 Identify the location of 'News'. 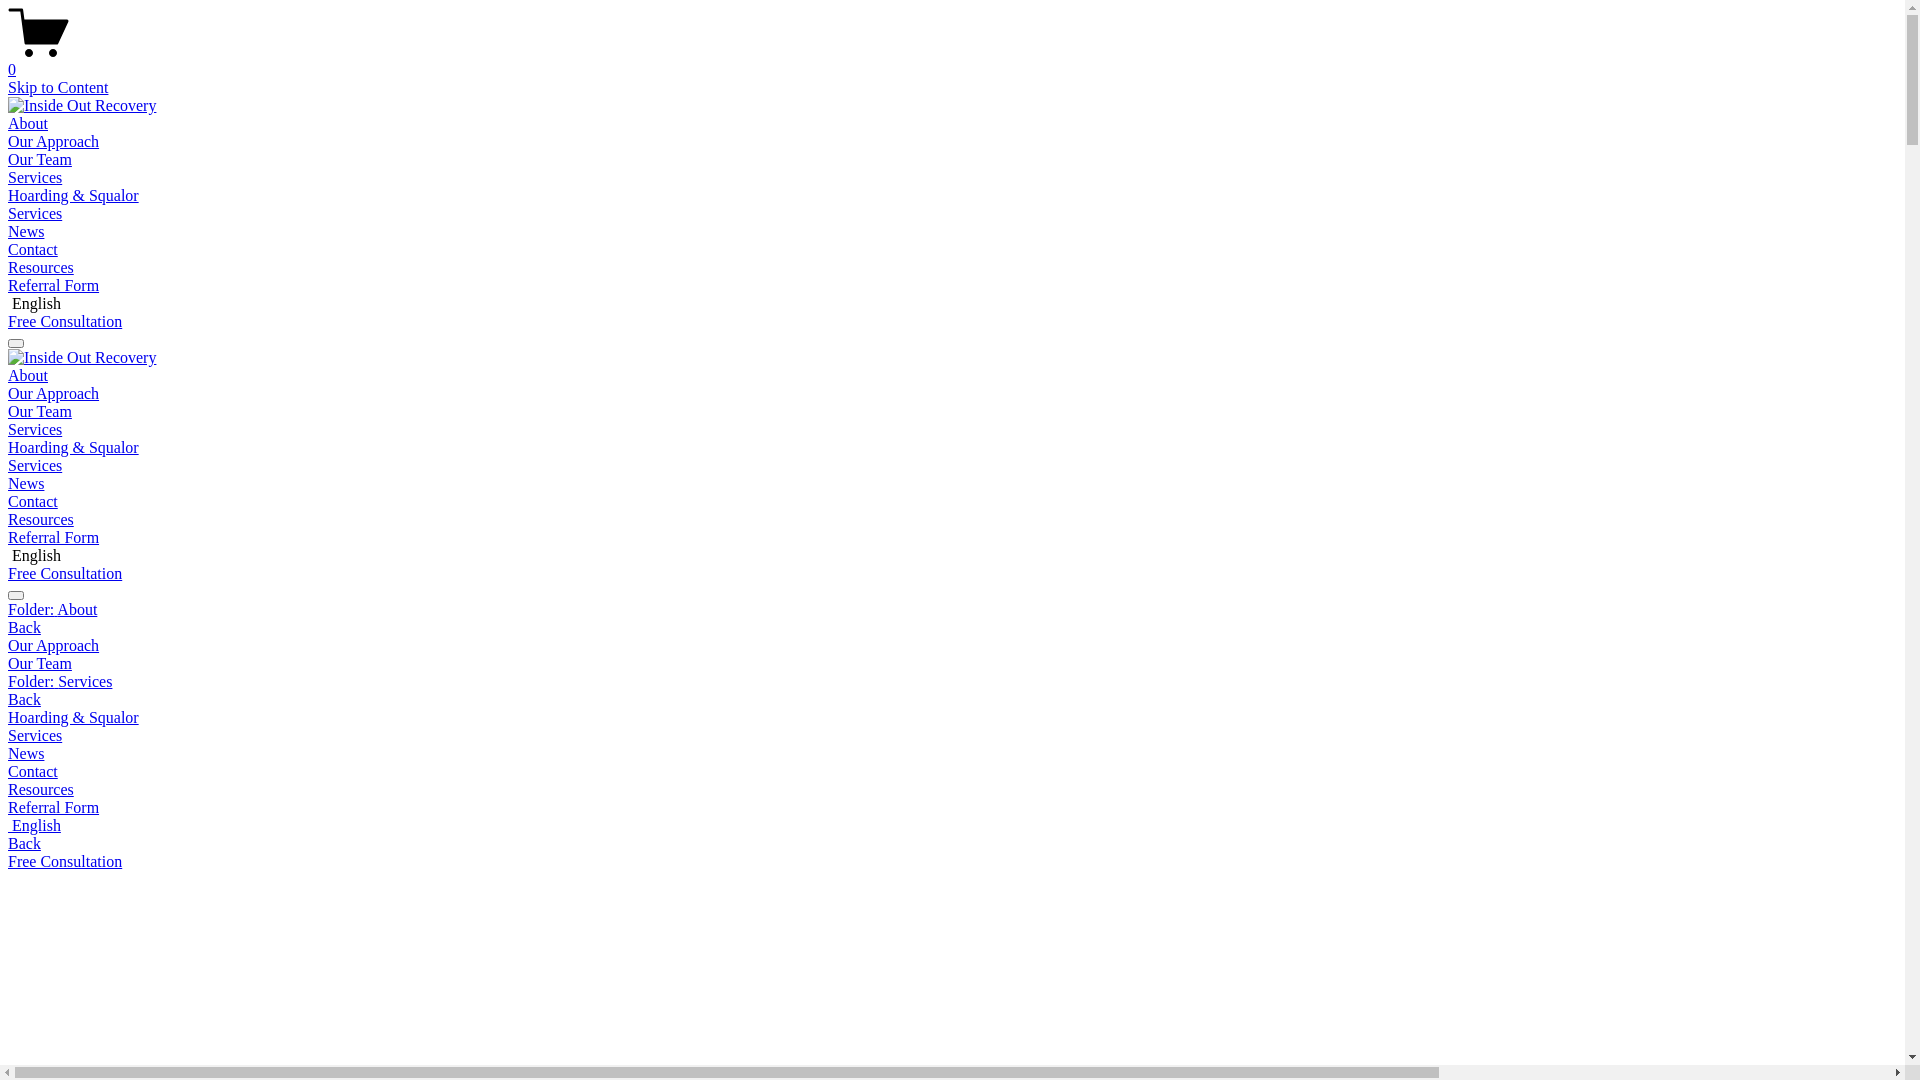
(8, 483).